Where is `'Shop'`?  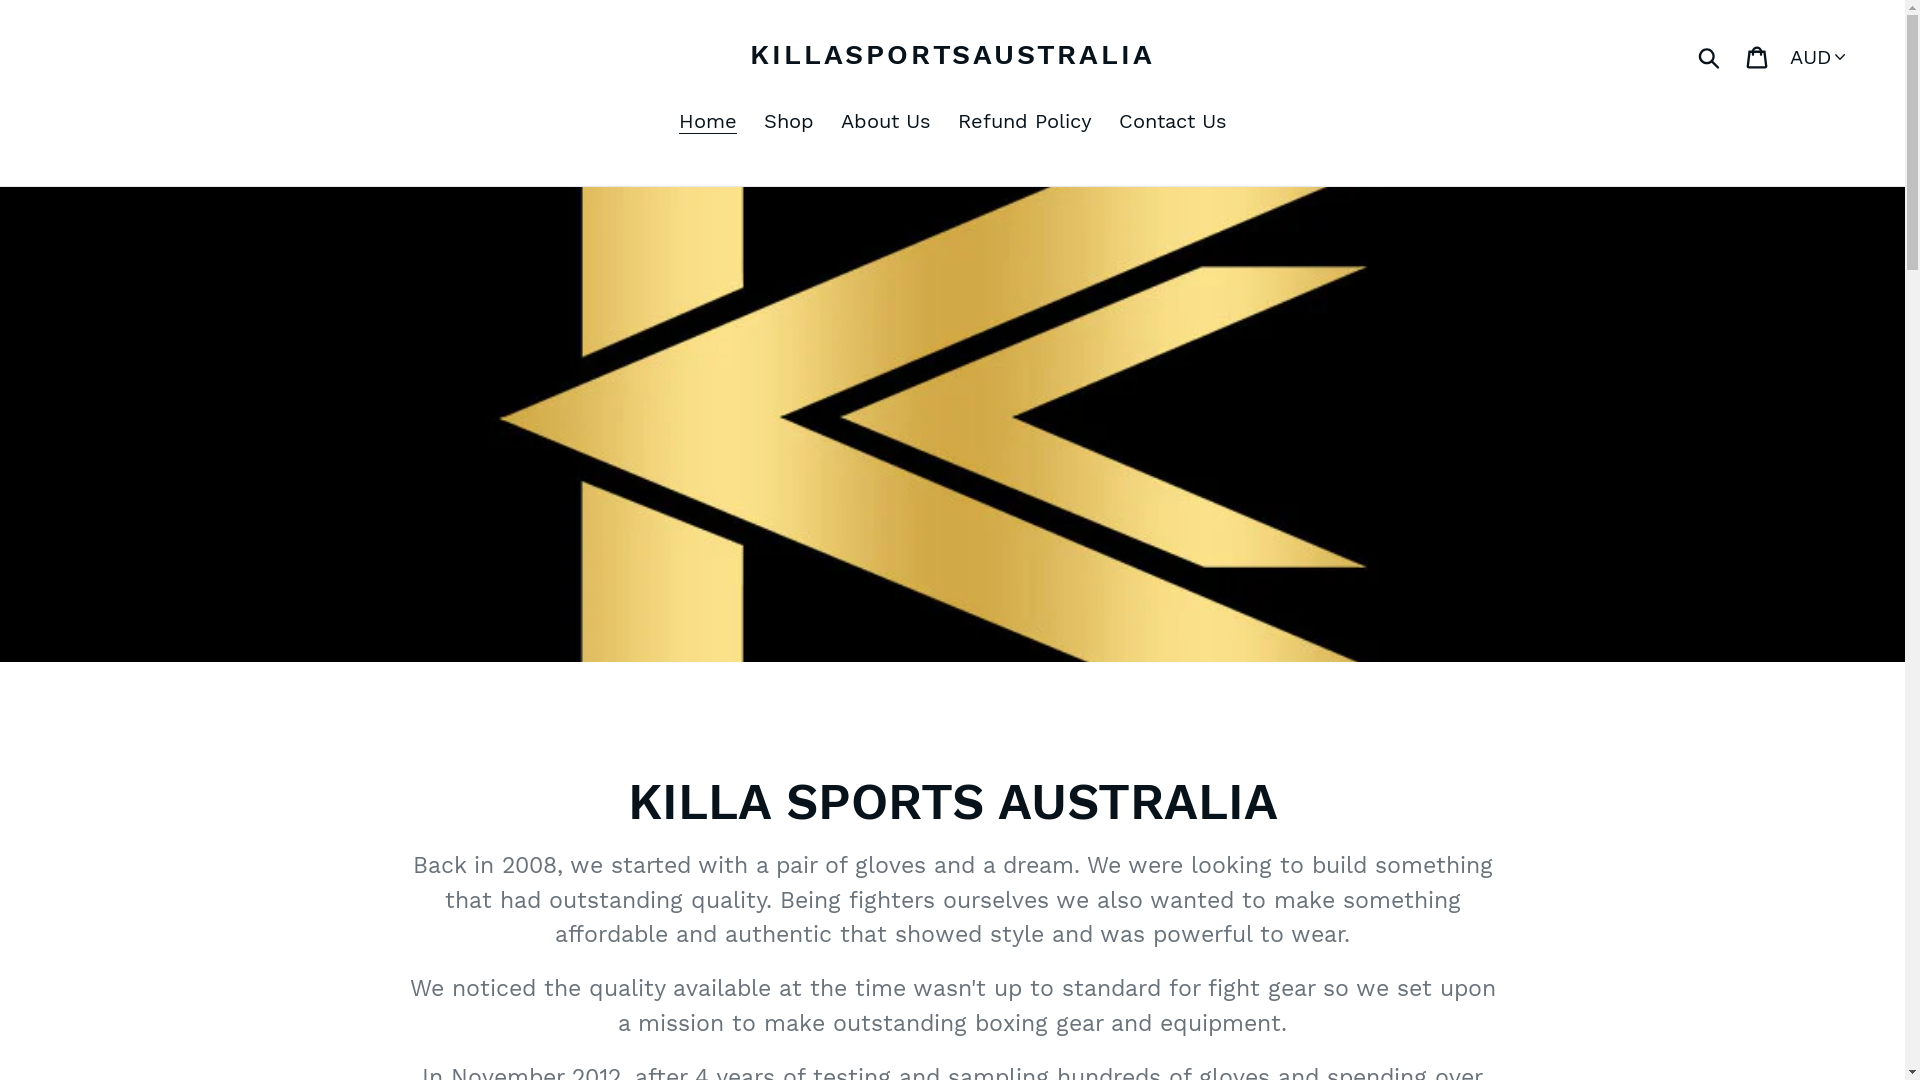 'Shop' is located at coordinates (787, 122).